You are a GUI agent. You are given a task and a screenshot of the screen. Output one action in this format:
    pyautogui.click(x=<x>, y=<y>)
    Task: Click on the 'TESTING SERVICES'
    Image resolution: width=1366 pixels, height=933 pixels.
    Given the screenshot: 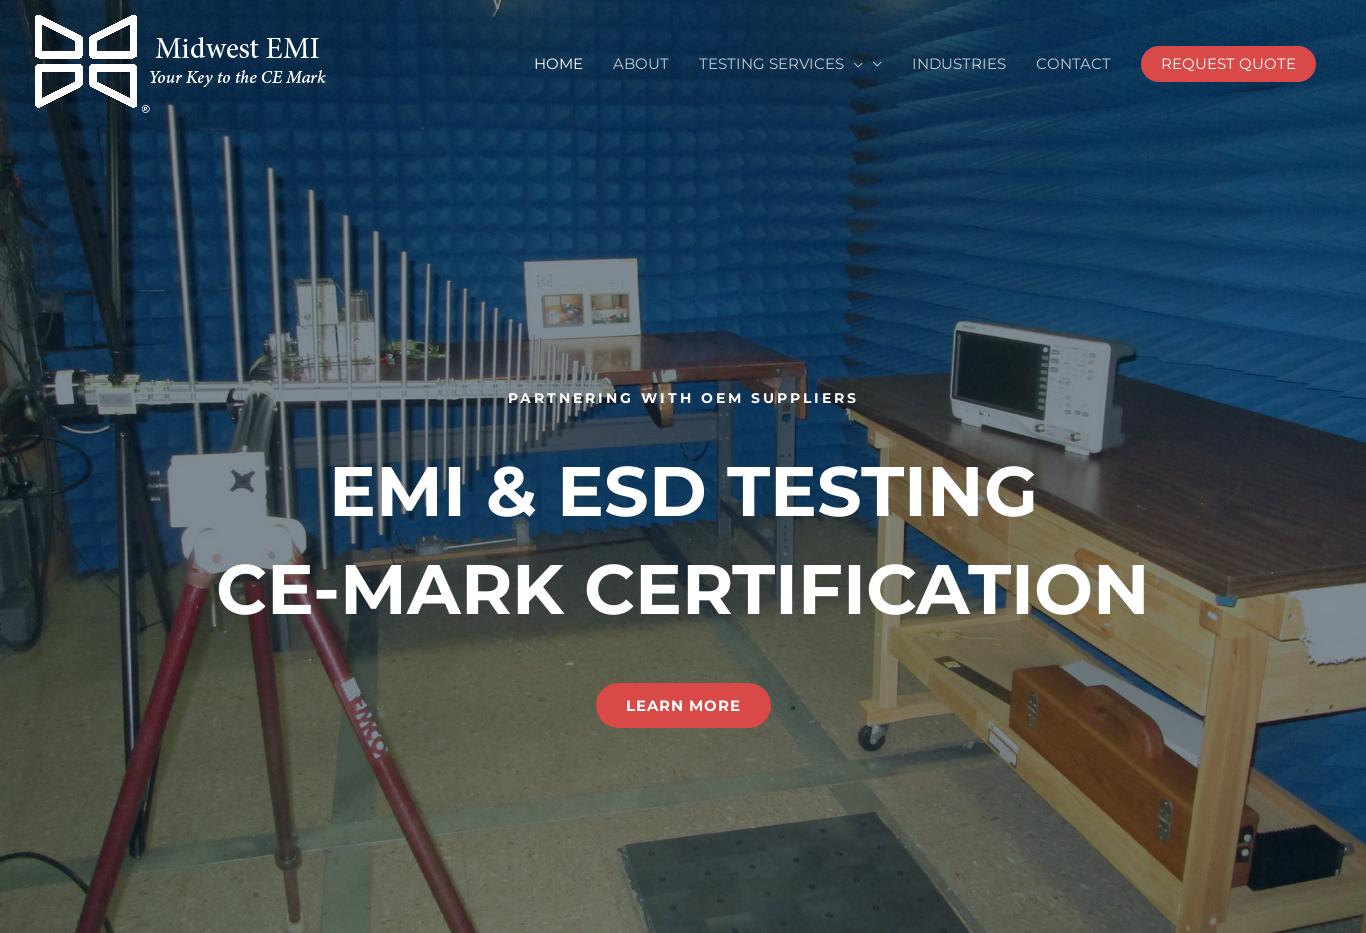 What is the action you would take?
    pyautogui.click(x=771, y=63)
    